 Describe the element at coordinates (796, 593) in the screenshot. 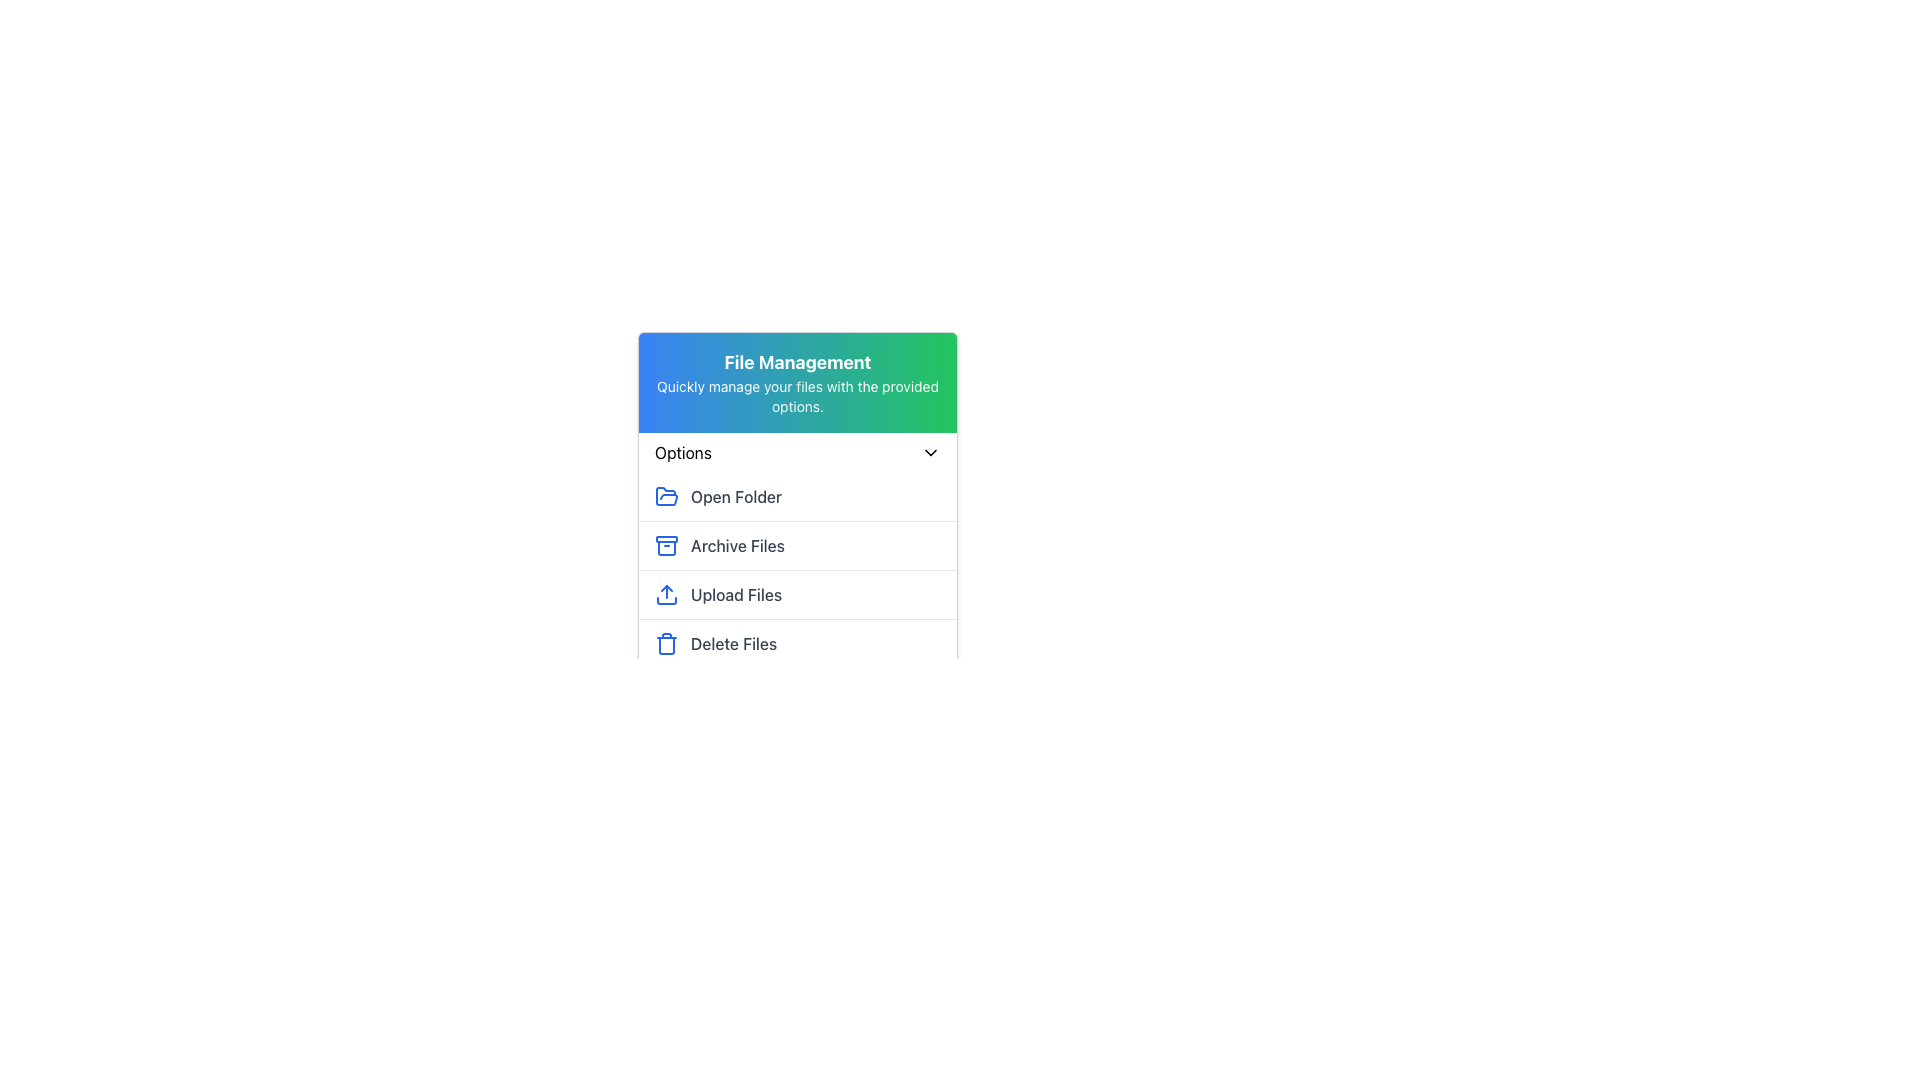

I see `the clickable menu option for uploading files, which is the third row in a vertical list of options` at that location.